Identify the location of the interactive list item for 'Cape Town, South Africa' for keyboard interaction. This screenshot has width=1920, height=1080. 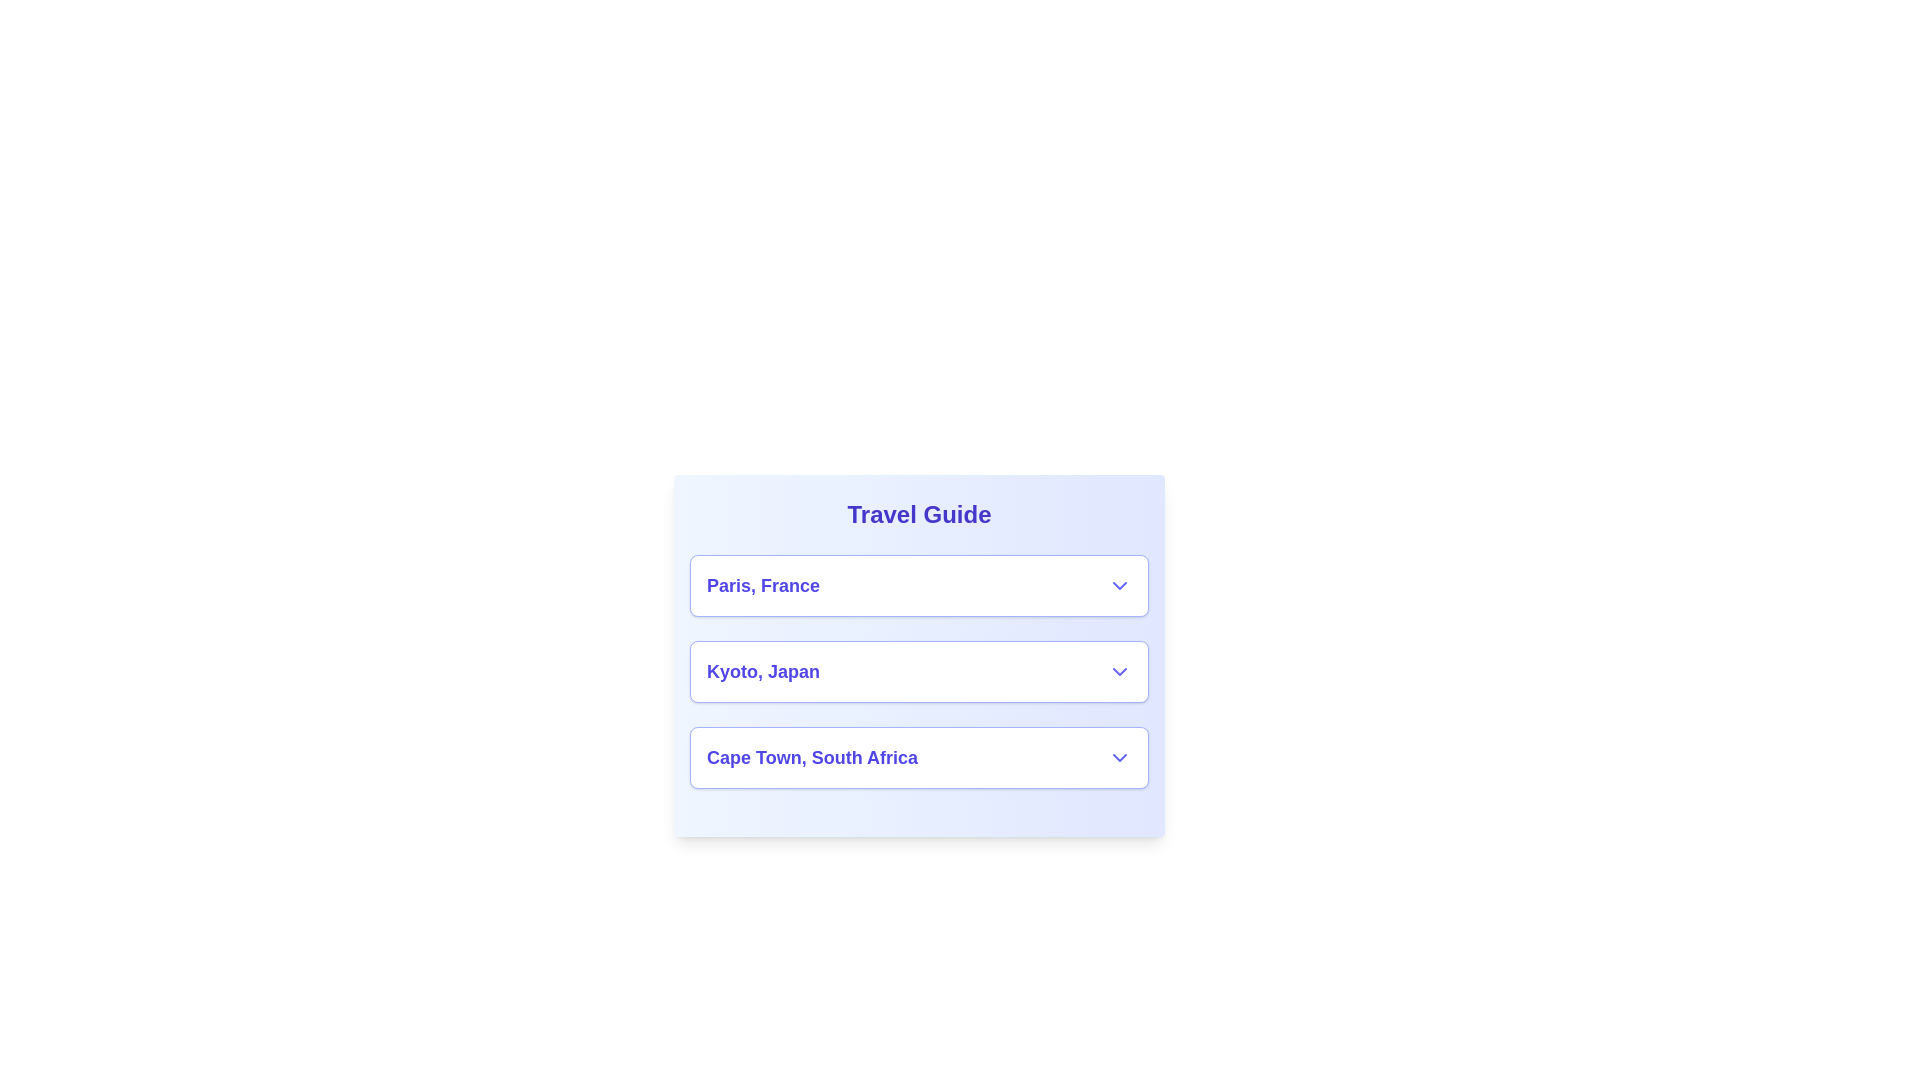
(918, 758).